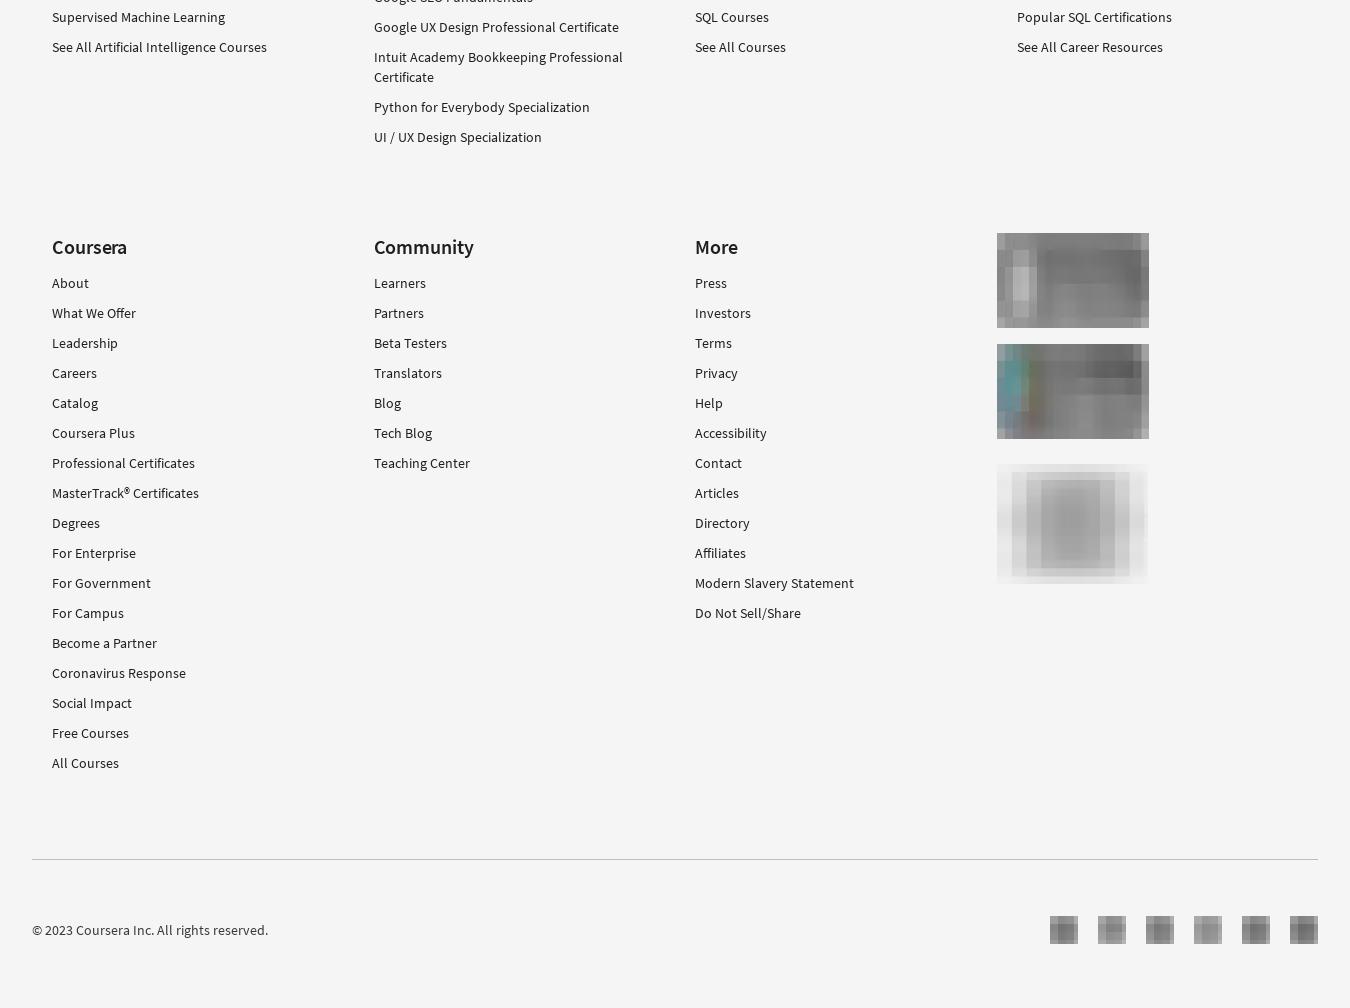 The width and height of the screenshot is (1350, 1008). I want to click on 'Press', so click(710, 282).